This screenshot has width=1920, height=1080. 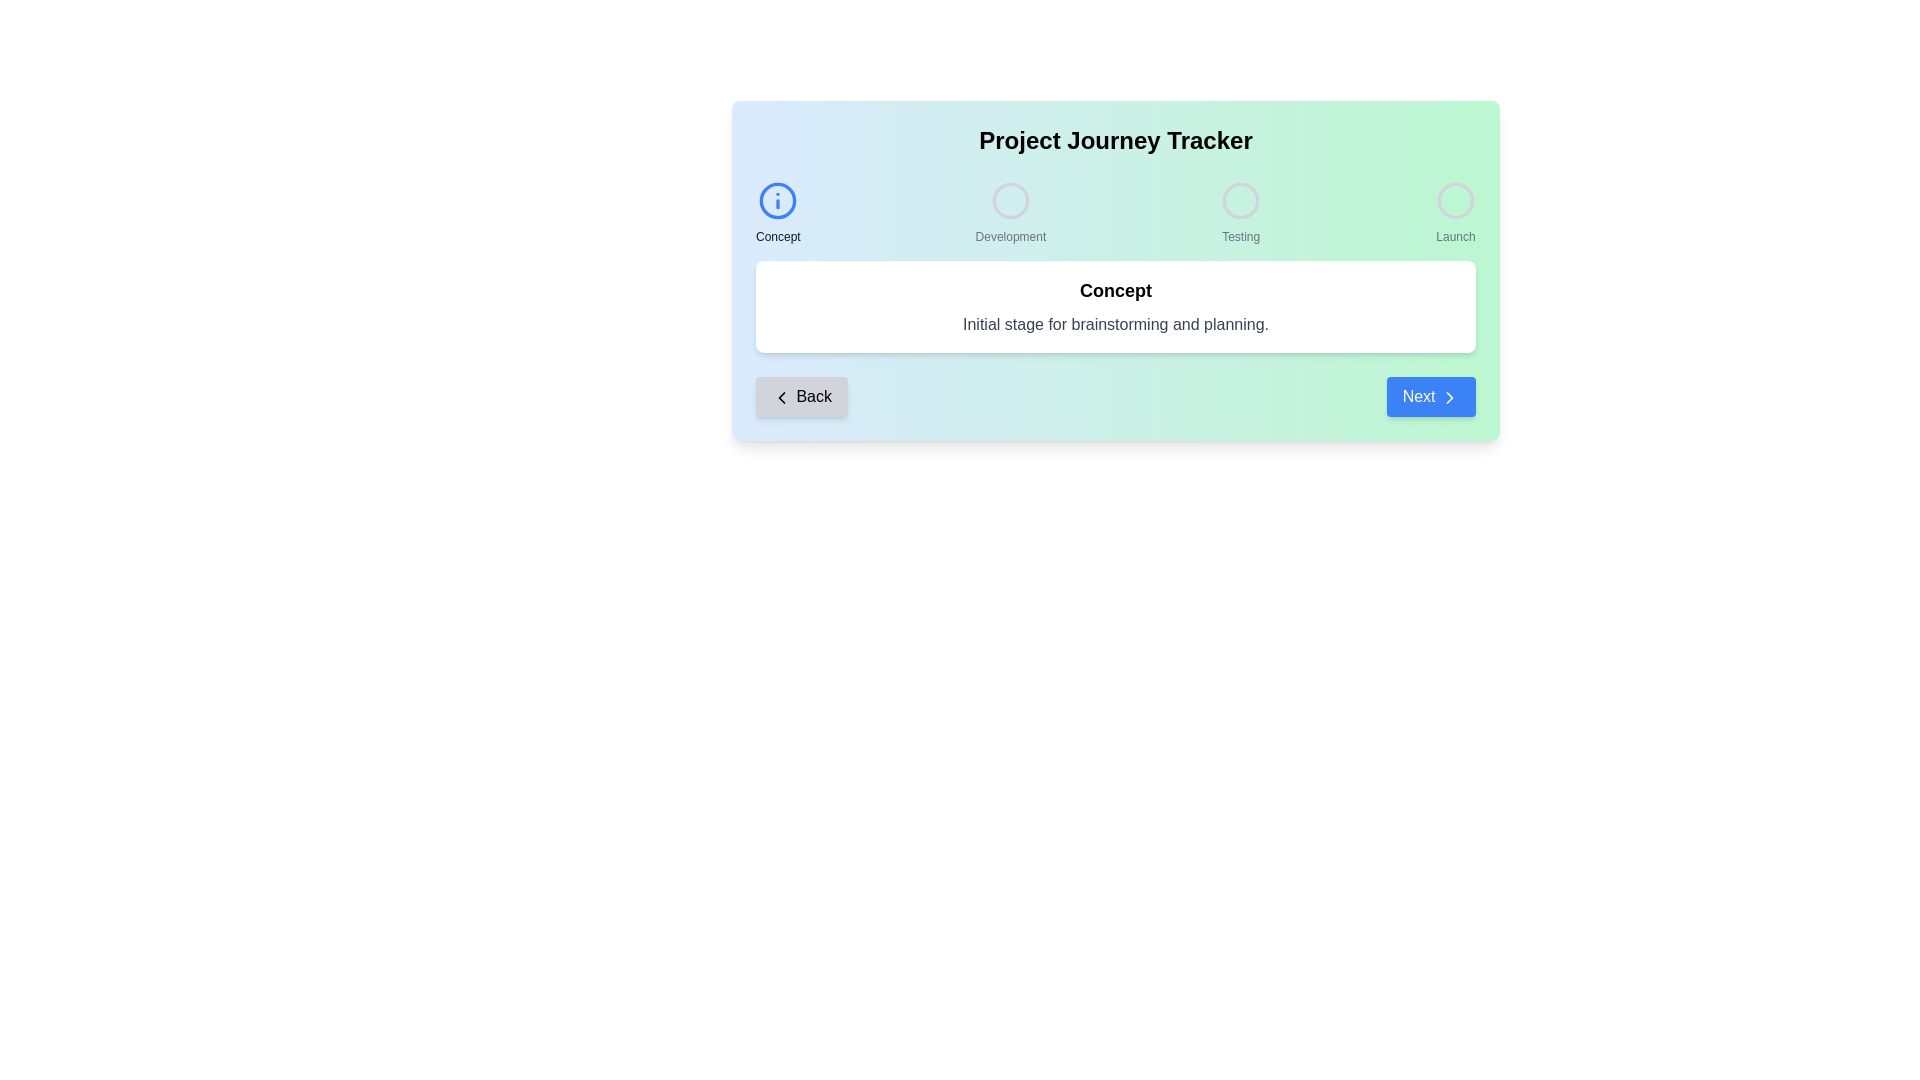 I want to click on the static text label that describes the 'Launch' phase in the Project Journey Tracker card, located in the top-right portion of the card, so click(x=1455, y=235).